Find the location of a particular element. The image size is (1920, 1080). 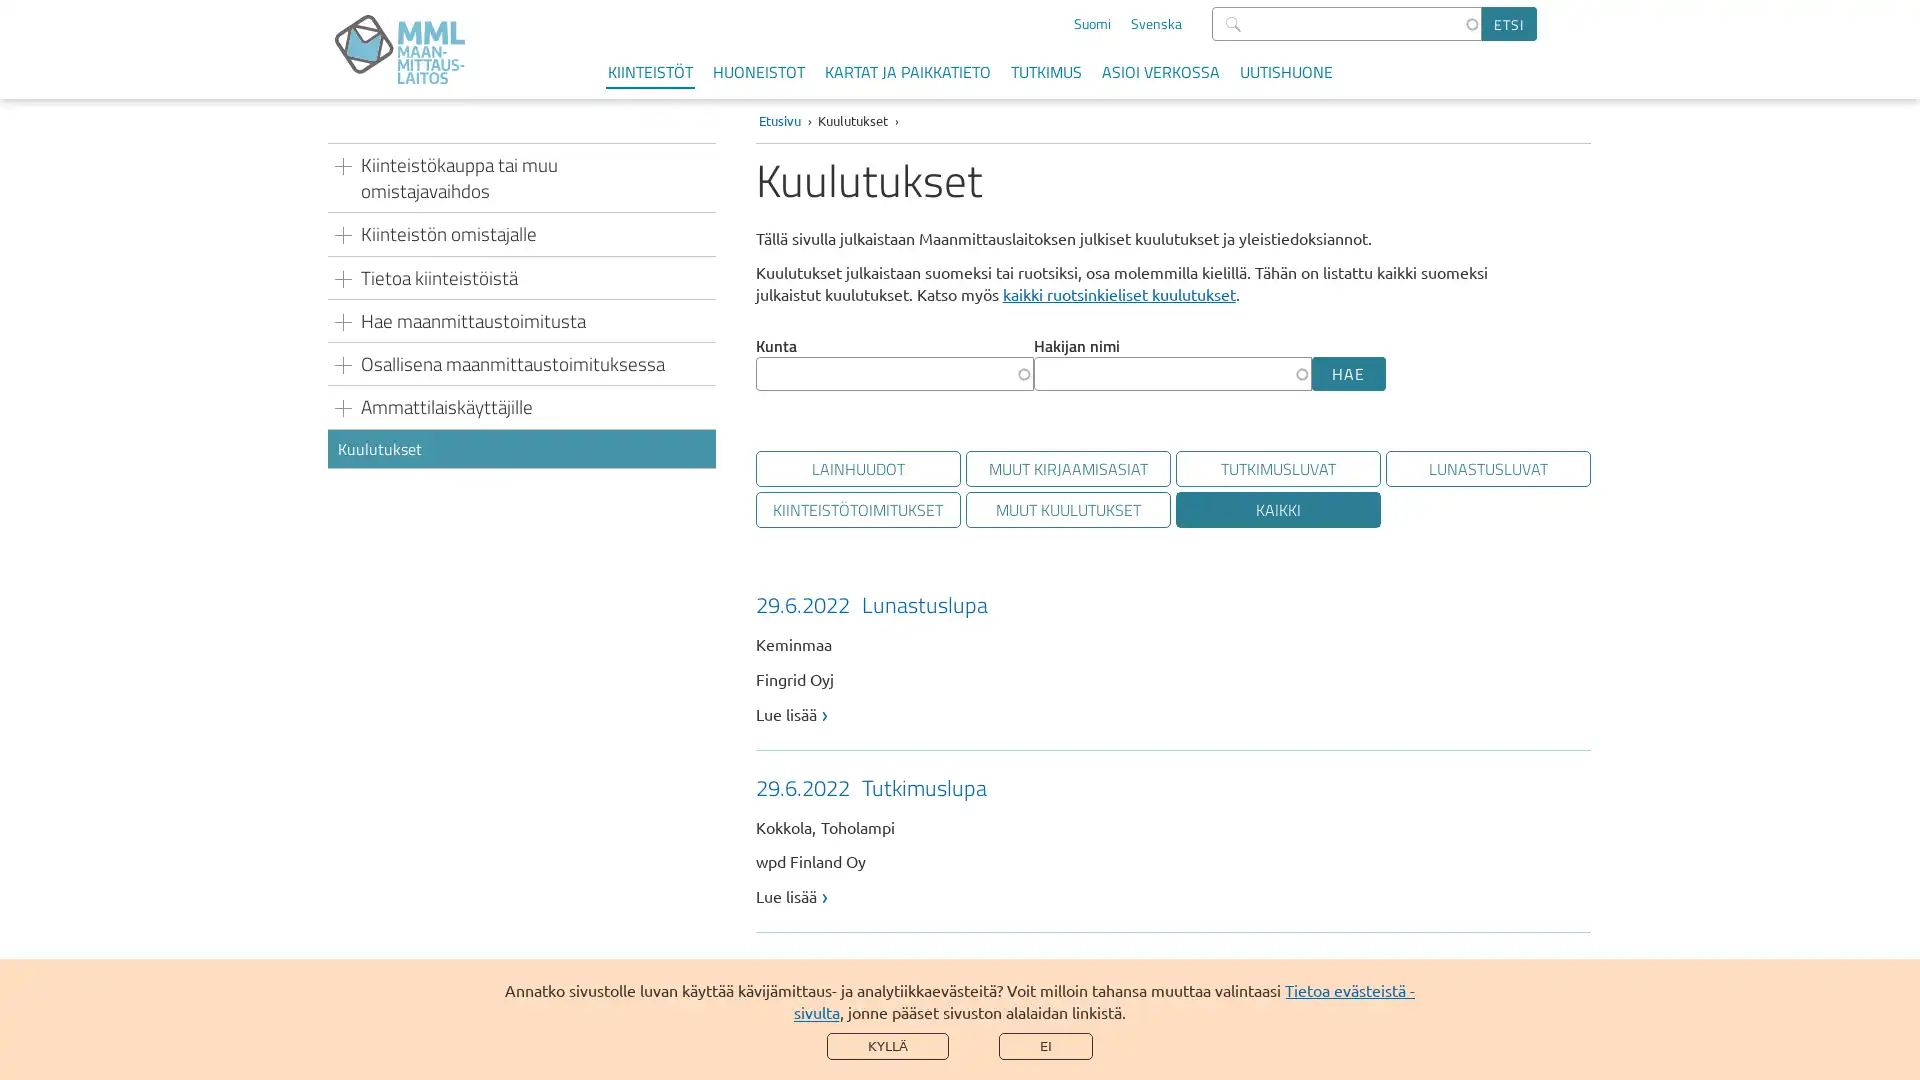

Etsi is located at coordinates (1509, 23).